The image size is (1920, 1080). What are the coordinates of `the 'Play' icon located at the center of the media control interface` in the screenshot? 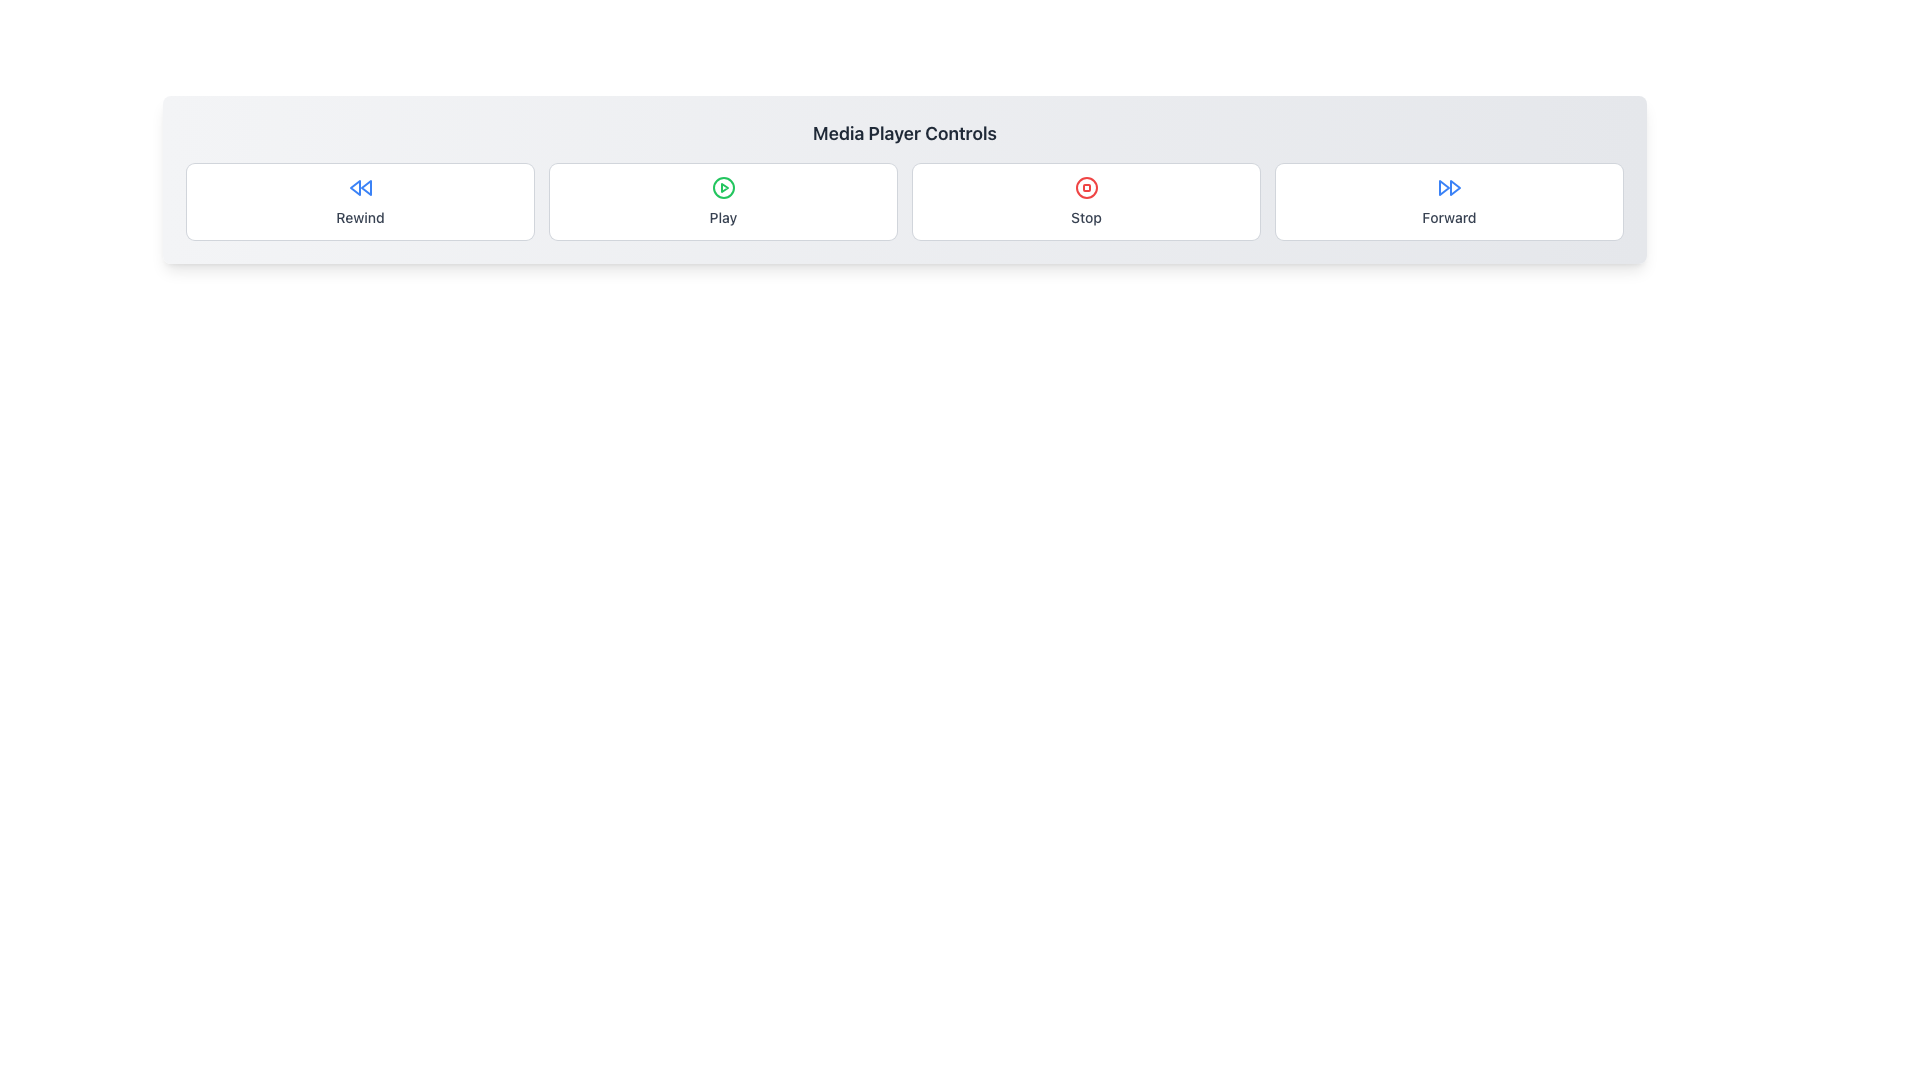 It's located at (722, 188).